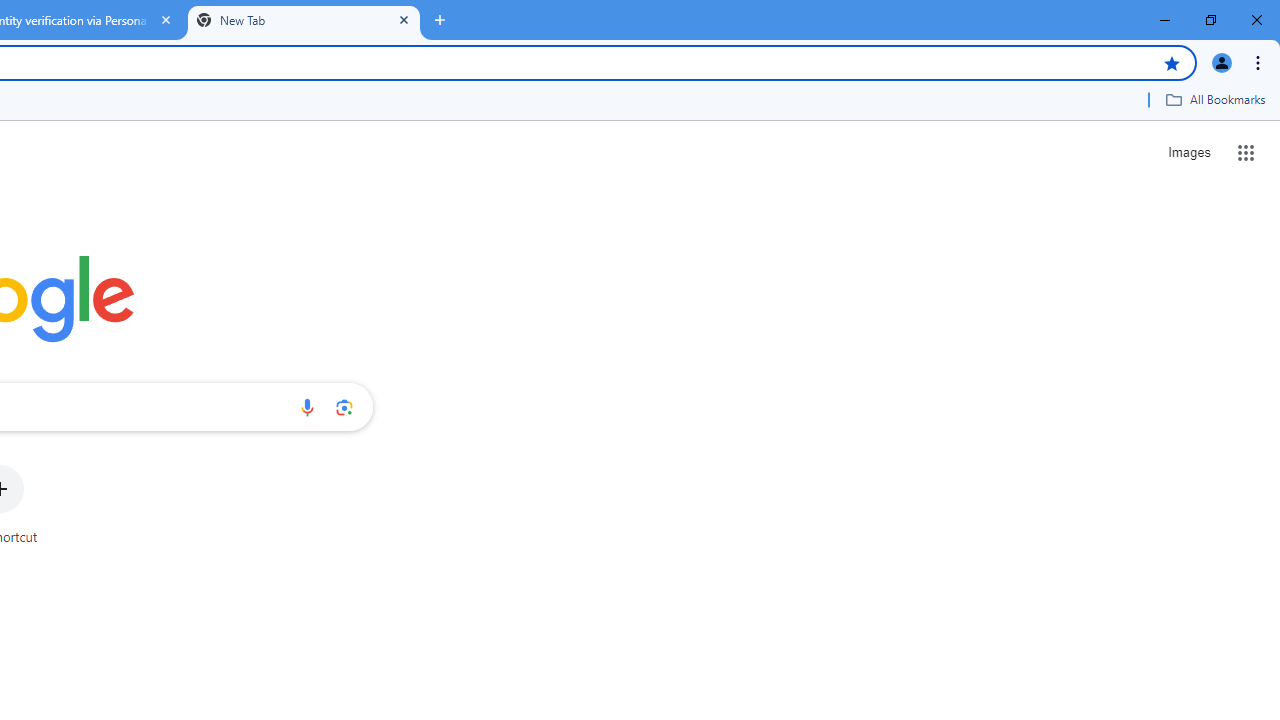  Describe the element at coordinates (1171, 61) in the screenshot. I see `'Bookmark this tab'` at that location.